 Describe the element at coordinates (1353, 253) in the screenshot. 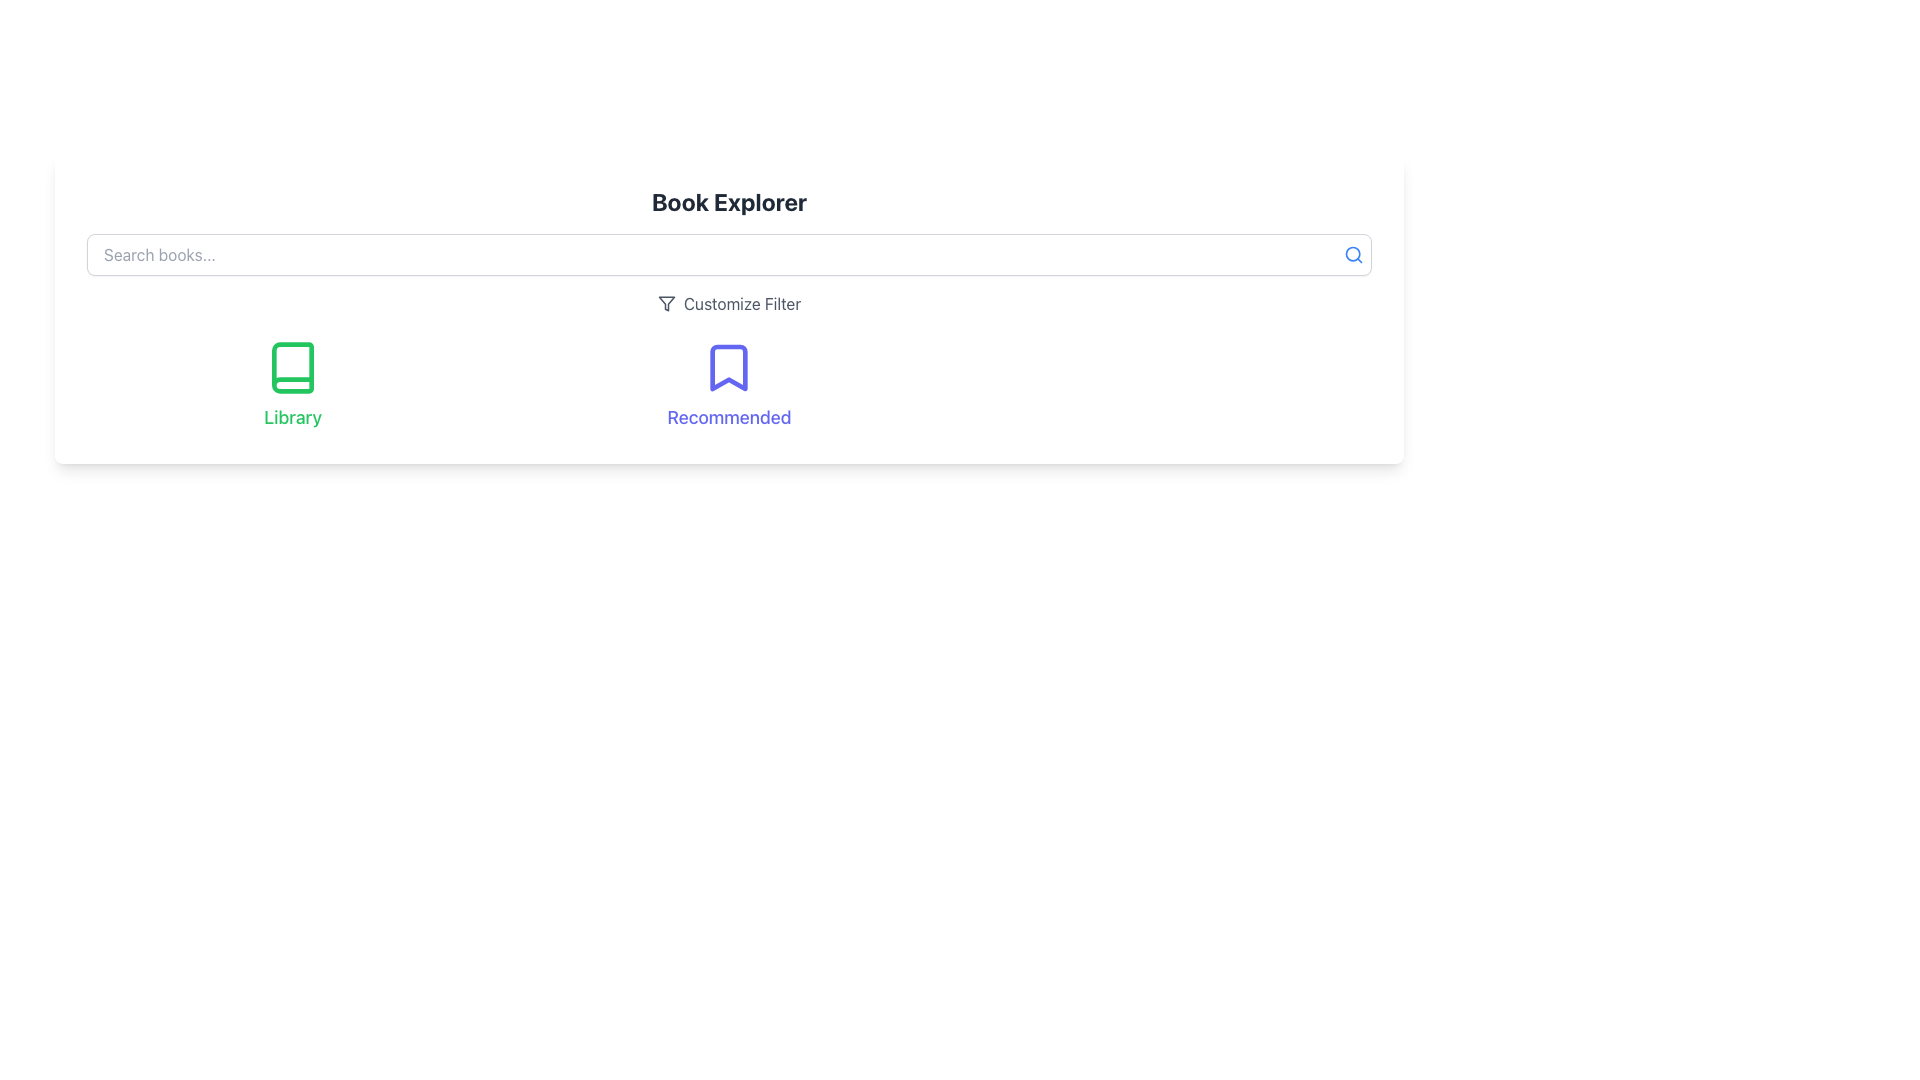

I see `the magnifying glass icon, which is styled in blue and located at the top-right corner of the search input field` at that location.